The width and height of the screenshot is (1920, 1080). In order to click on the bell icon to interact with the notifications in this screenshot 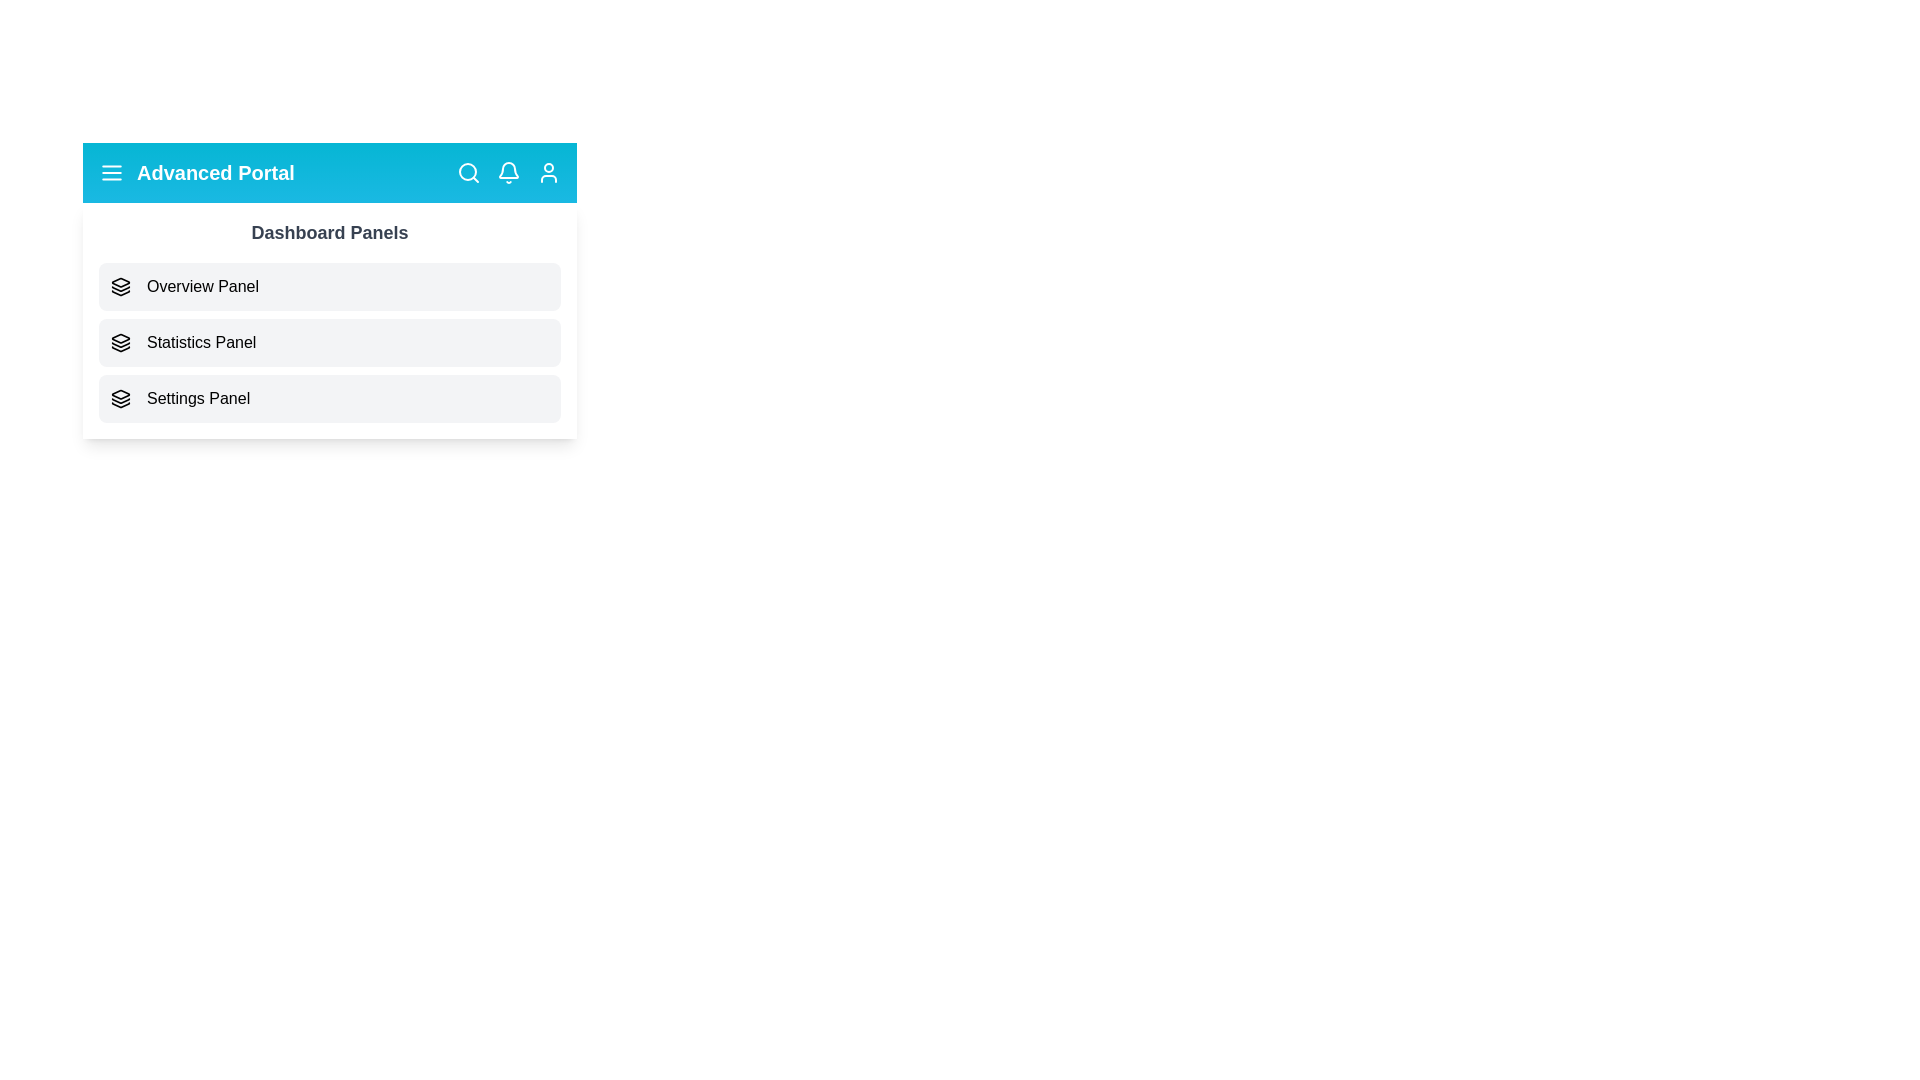, I will do `click(508, 172)`.